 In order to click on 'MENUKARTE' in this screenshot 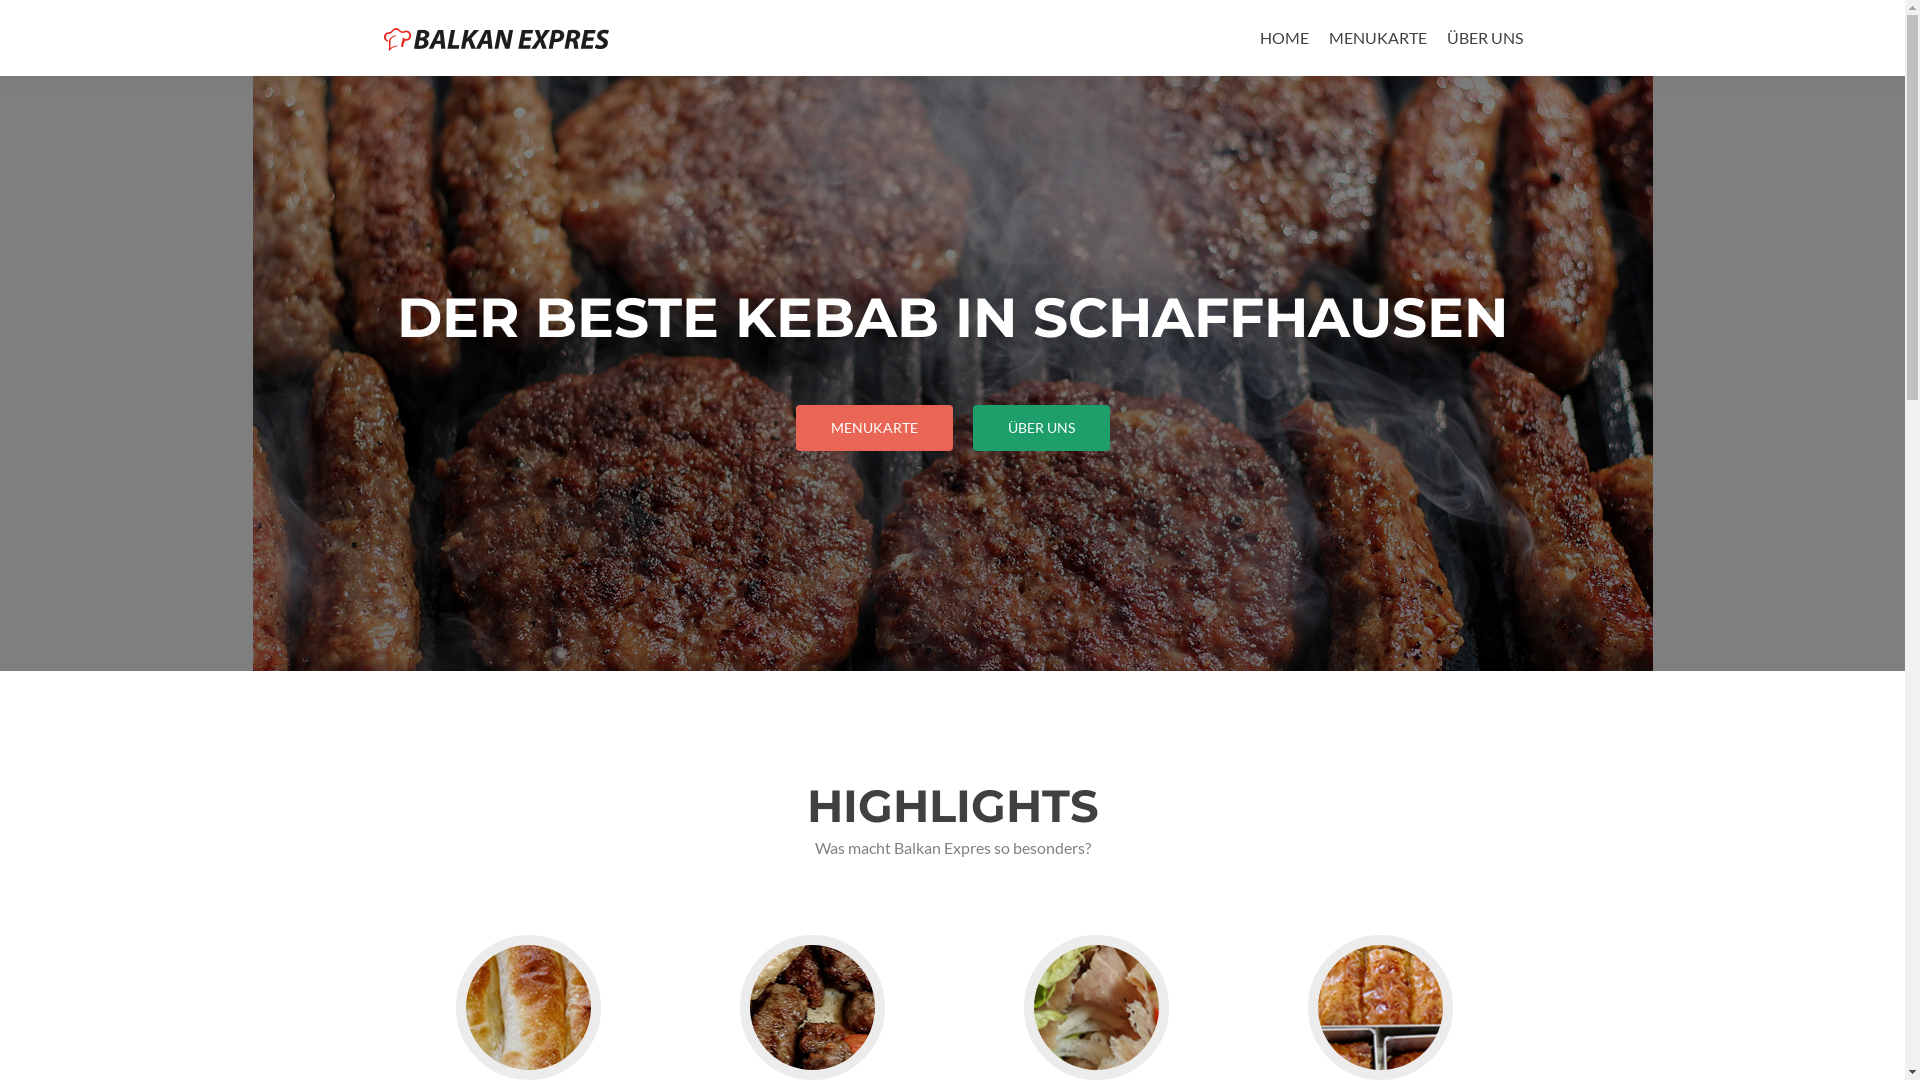, I will do `click(1328, 37)`.